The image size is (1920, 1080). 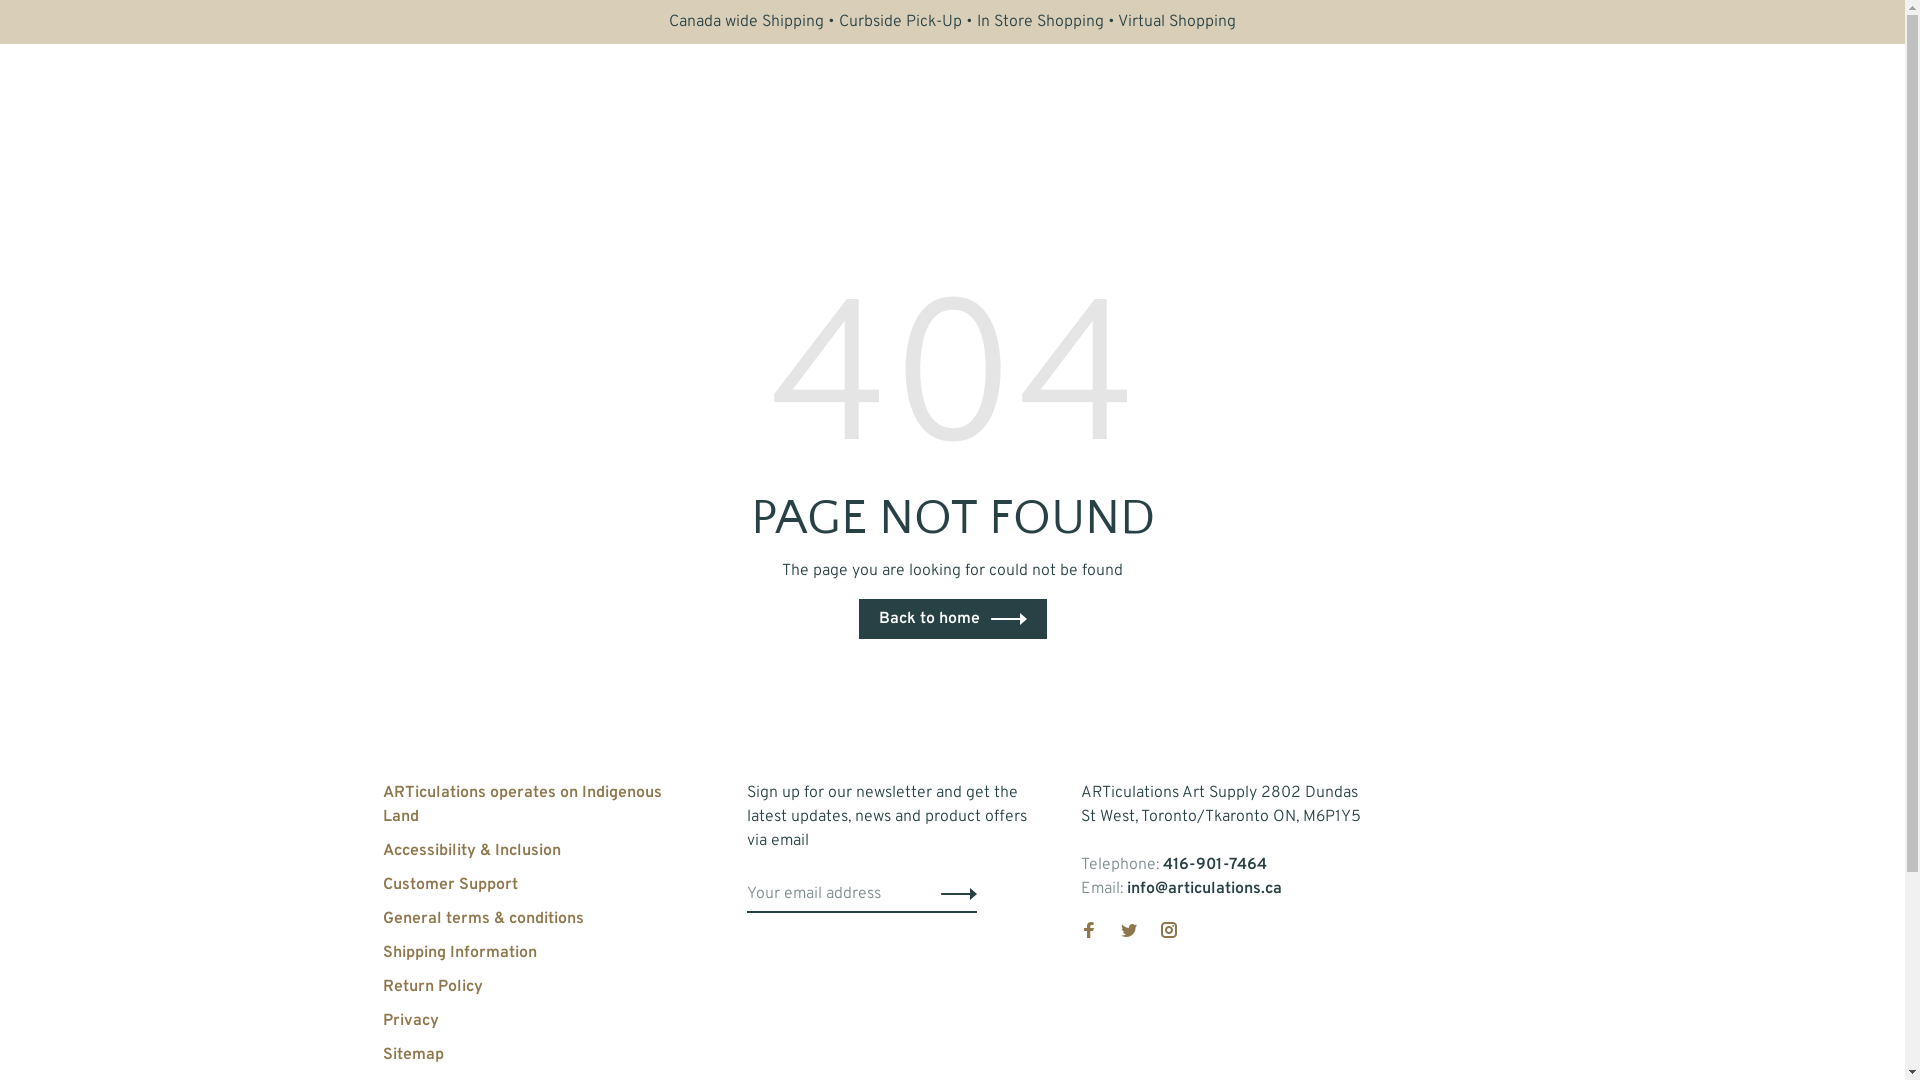 I want to click on 'Back to home', so click(x=858, y=617).